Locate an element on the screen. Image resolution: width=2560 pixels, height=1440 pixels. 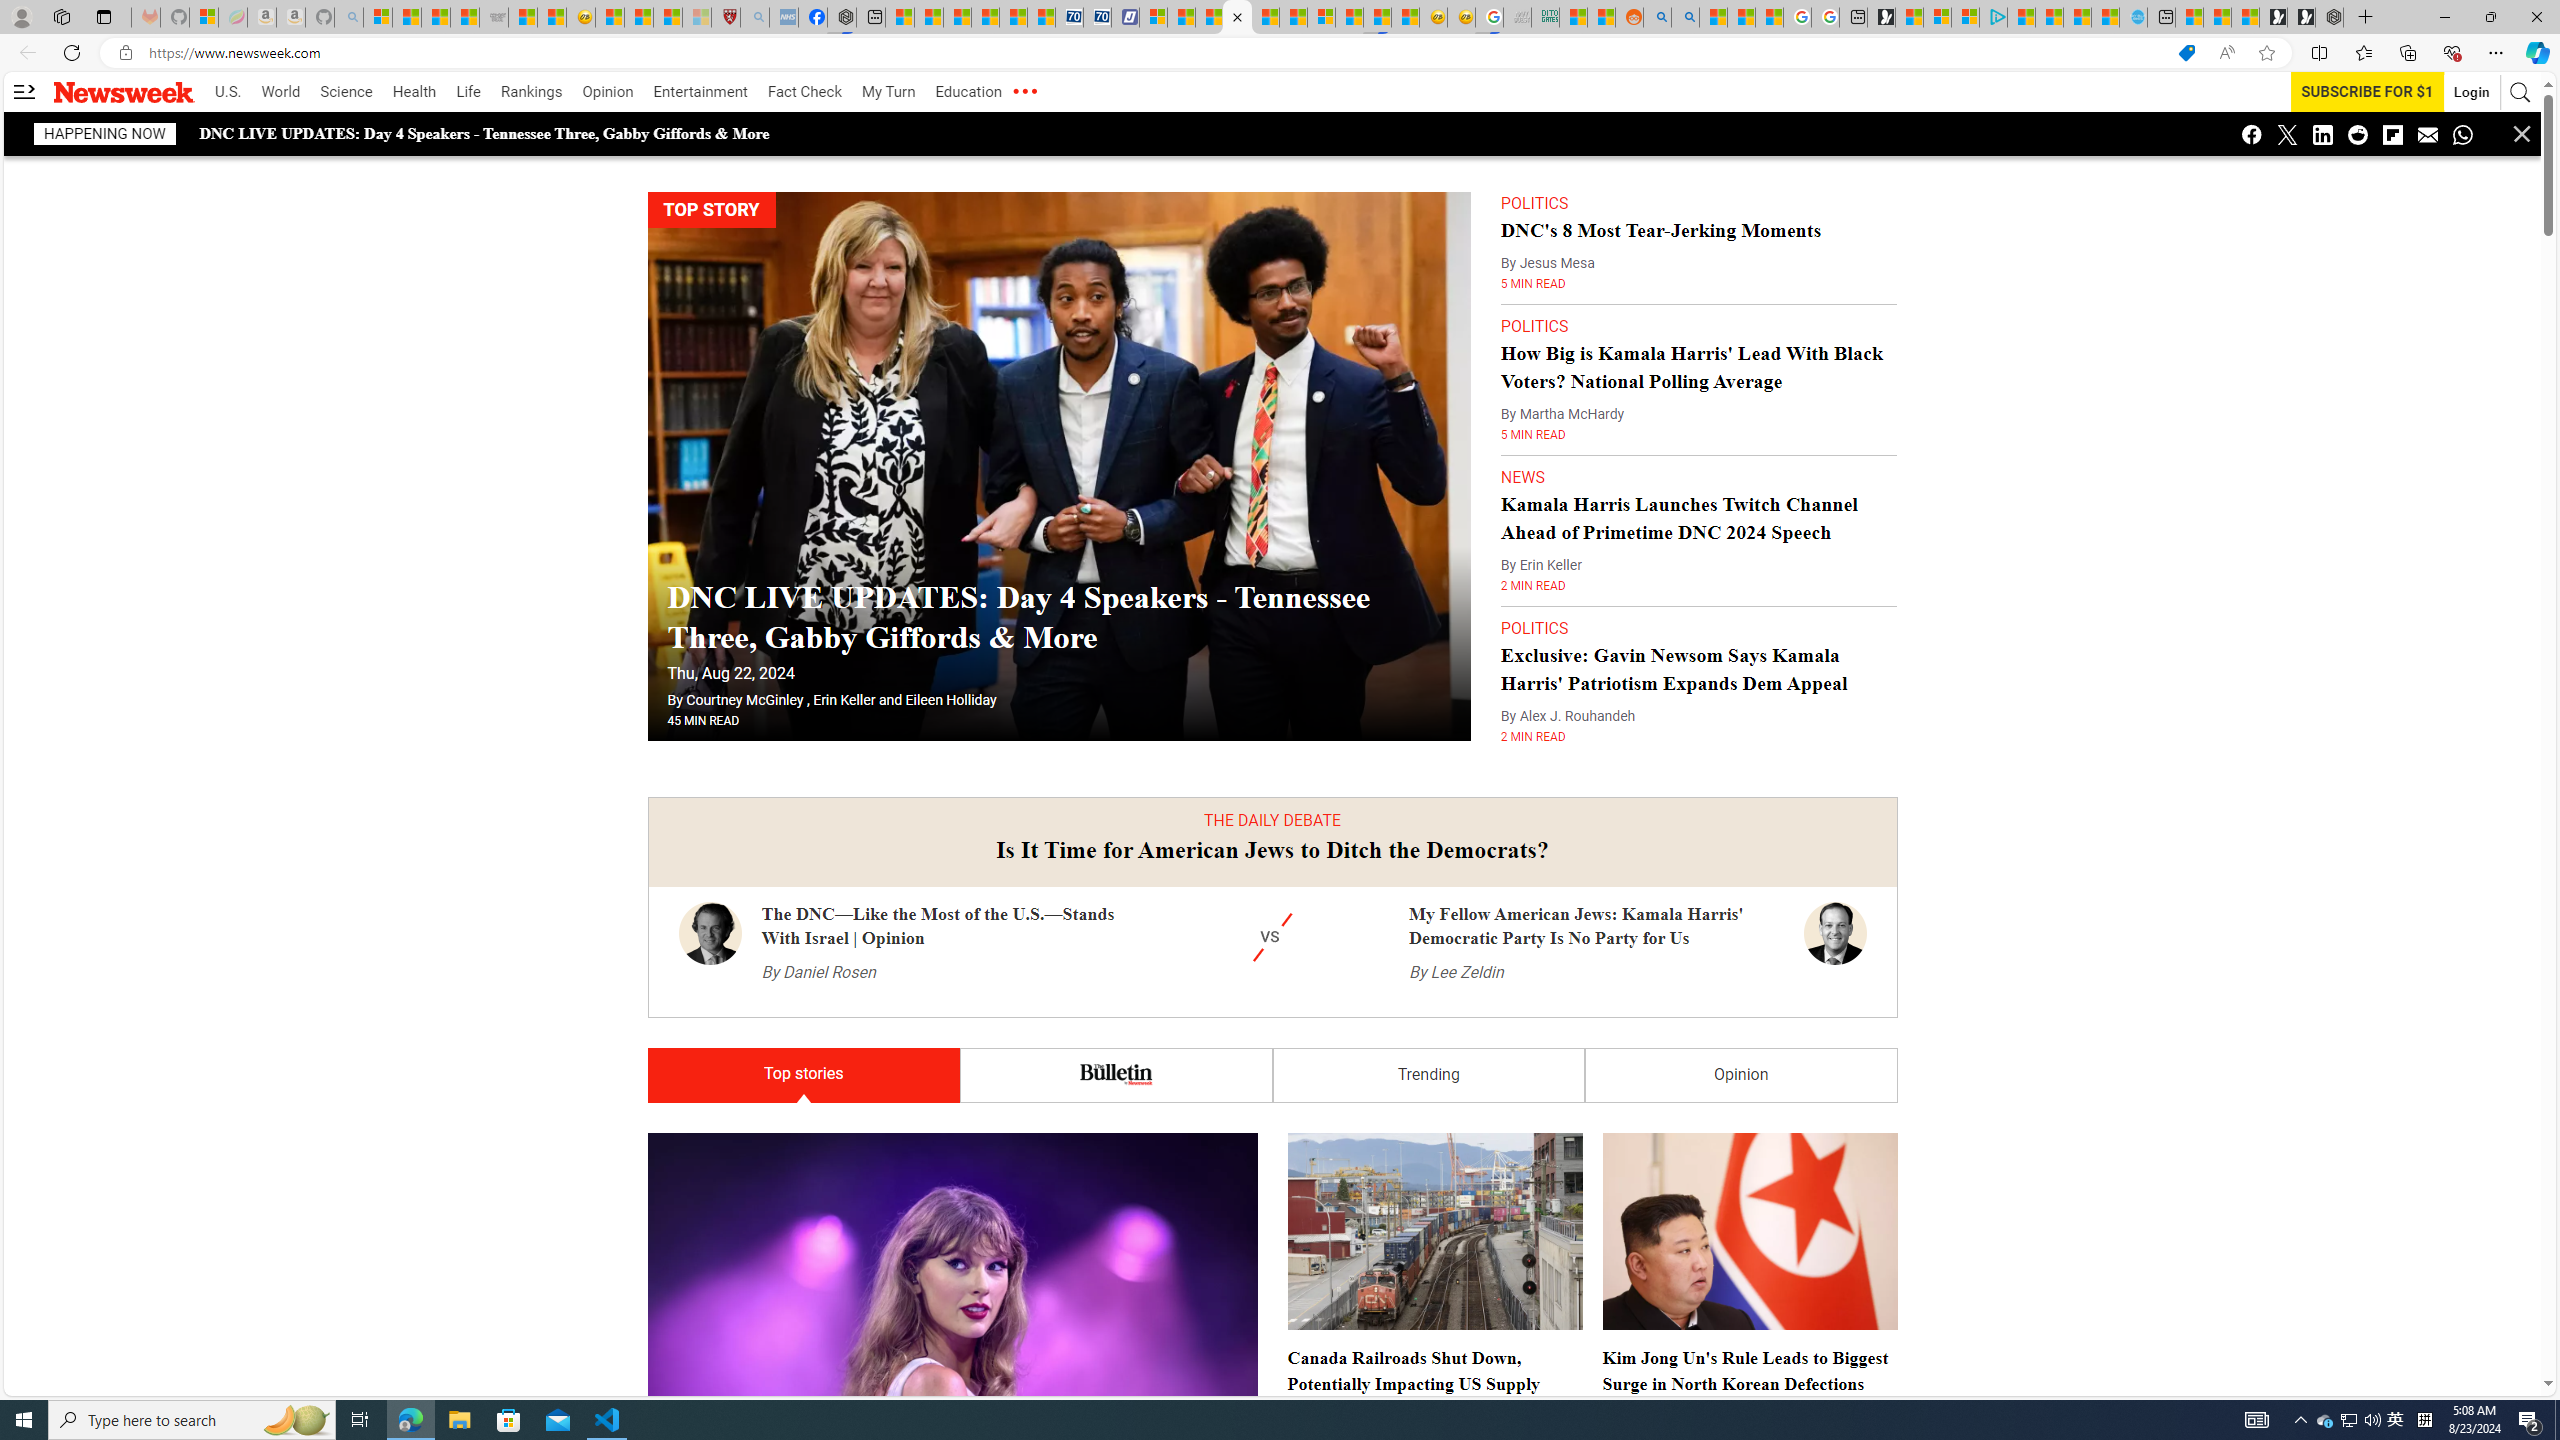
'By Erin Keller' is located at coordinates (1540, 564).